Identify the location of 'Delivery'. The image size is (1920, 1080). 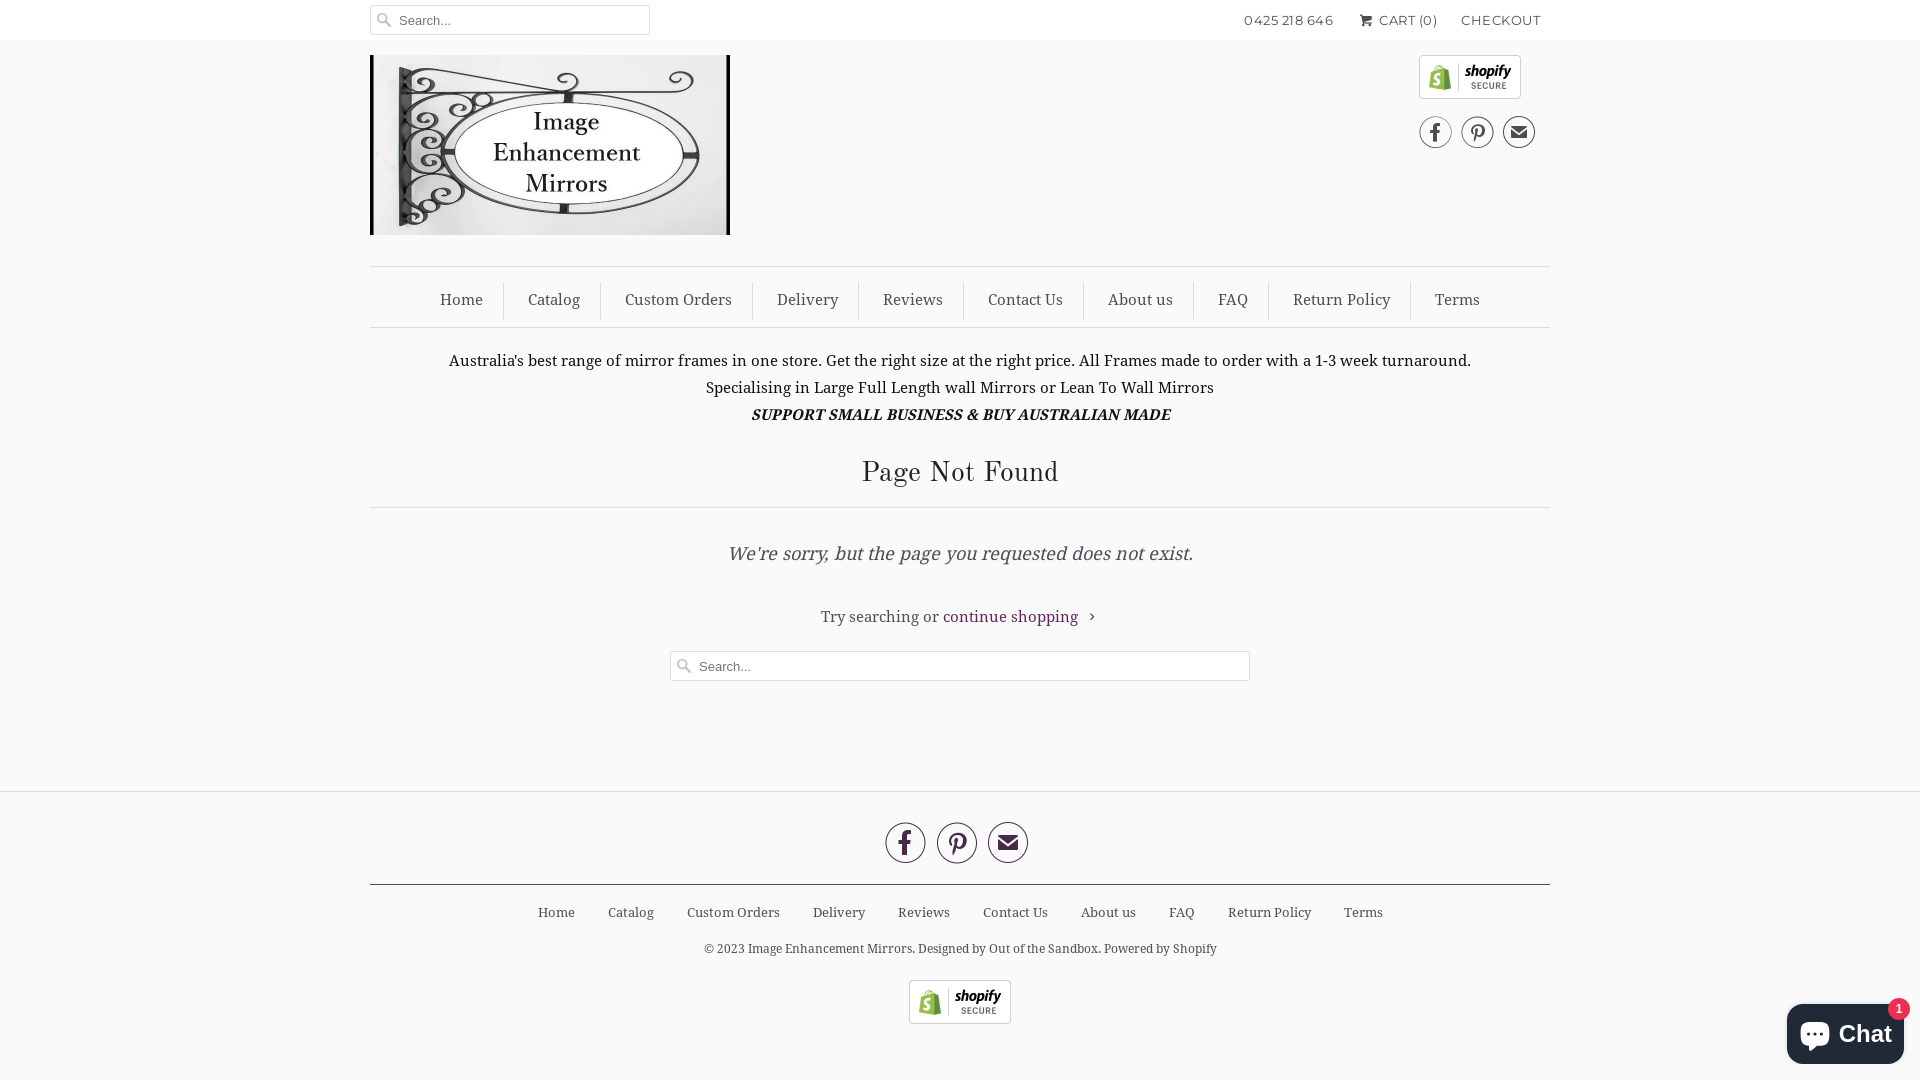
(838, 912).